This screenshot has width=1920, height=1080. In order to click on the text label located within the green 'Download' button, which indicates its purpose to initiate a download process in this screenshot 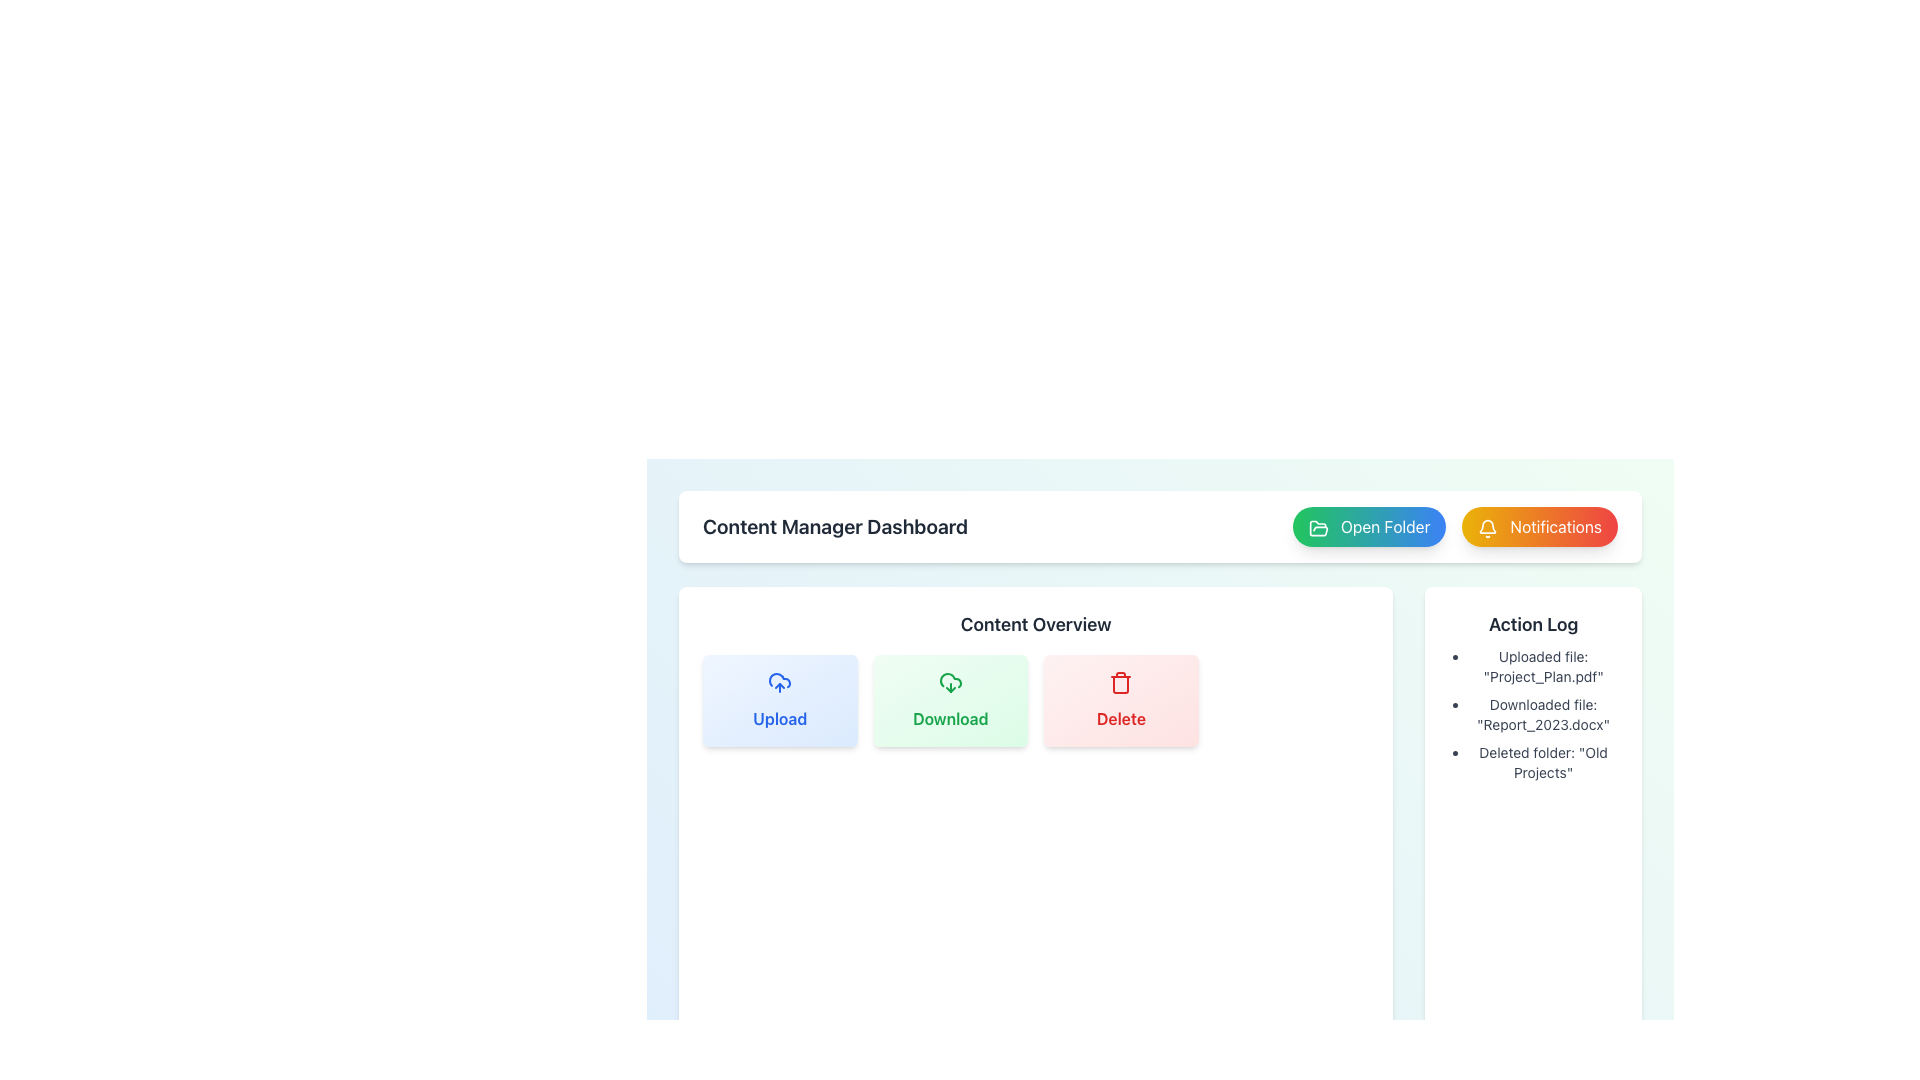, I will do `click(949, 717)`.